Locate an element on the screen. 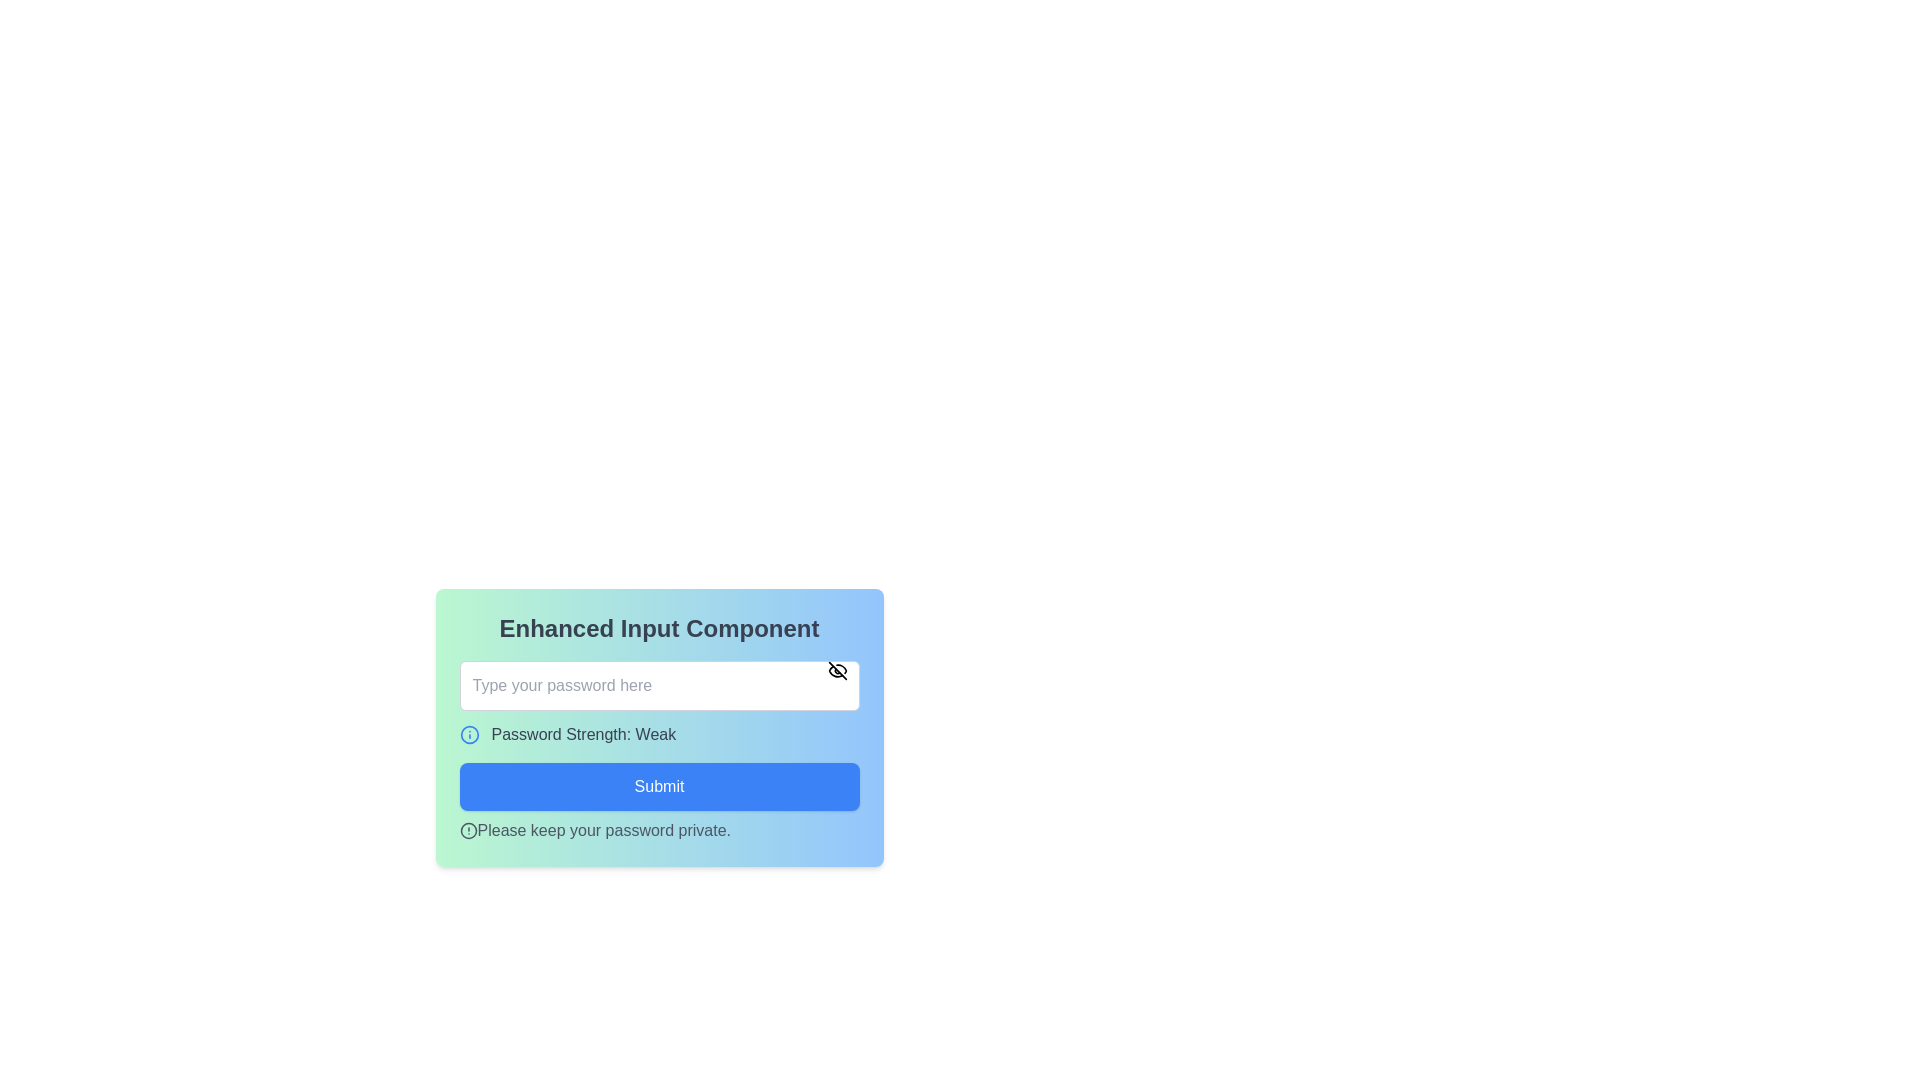 The height and width of the screenshot is (1080, 1920). the alert icon located to the left of the text 'Please keep your password private.' at the bottom center of the main input form area is located at coordinates (467, 830).